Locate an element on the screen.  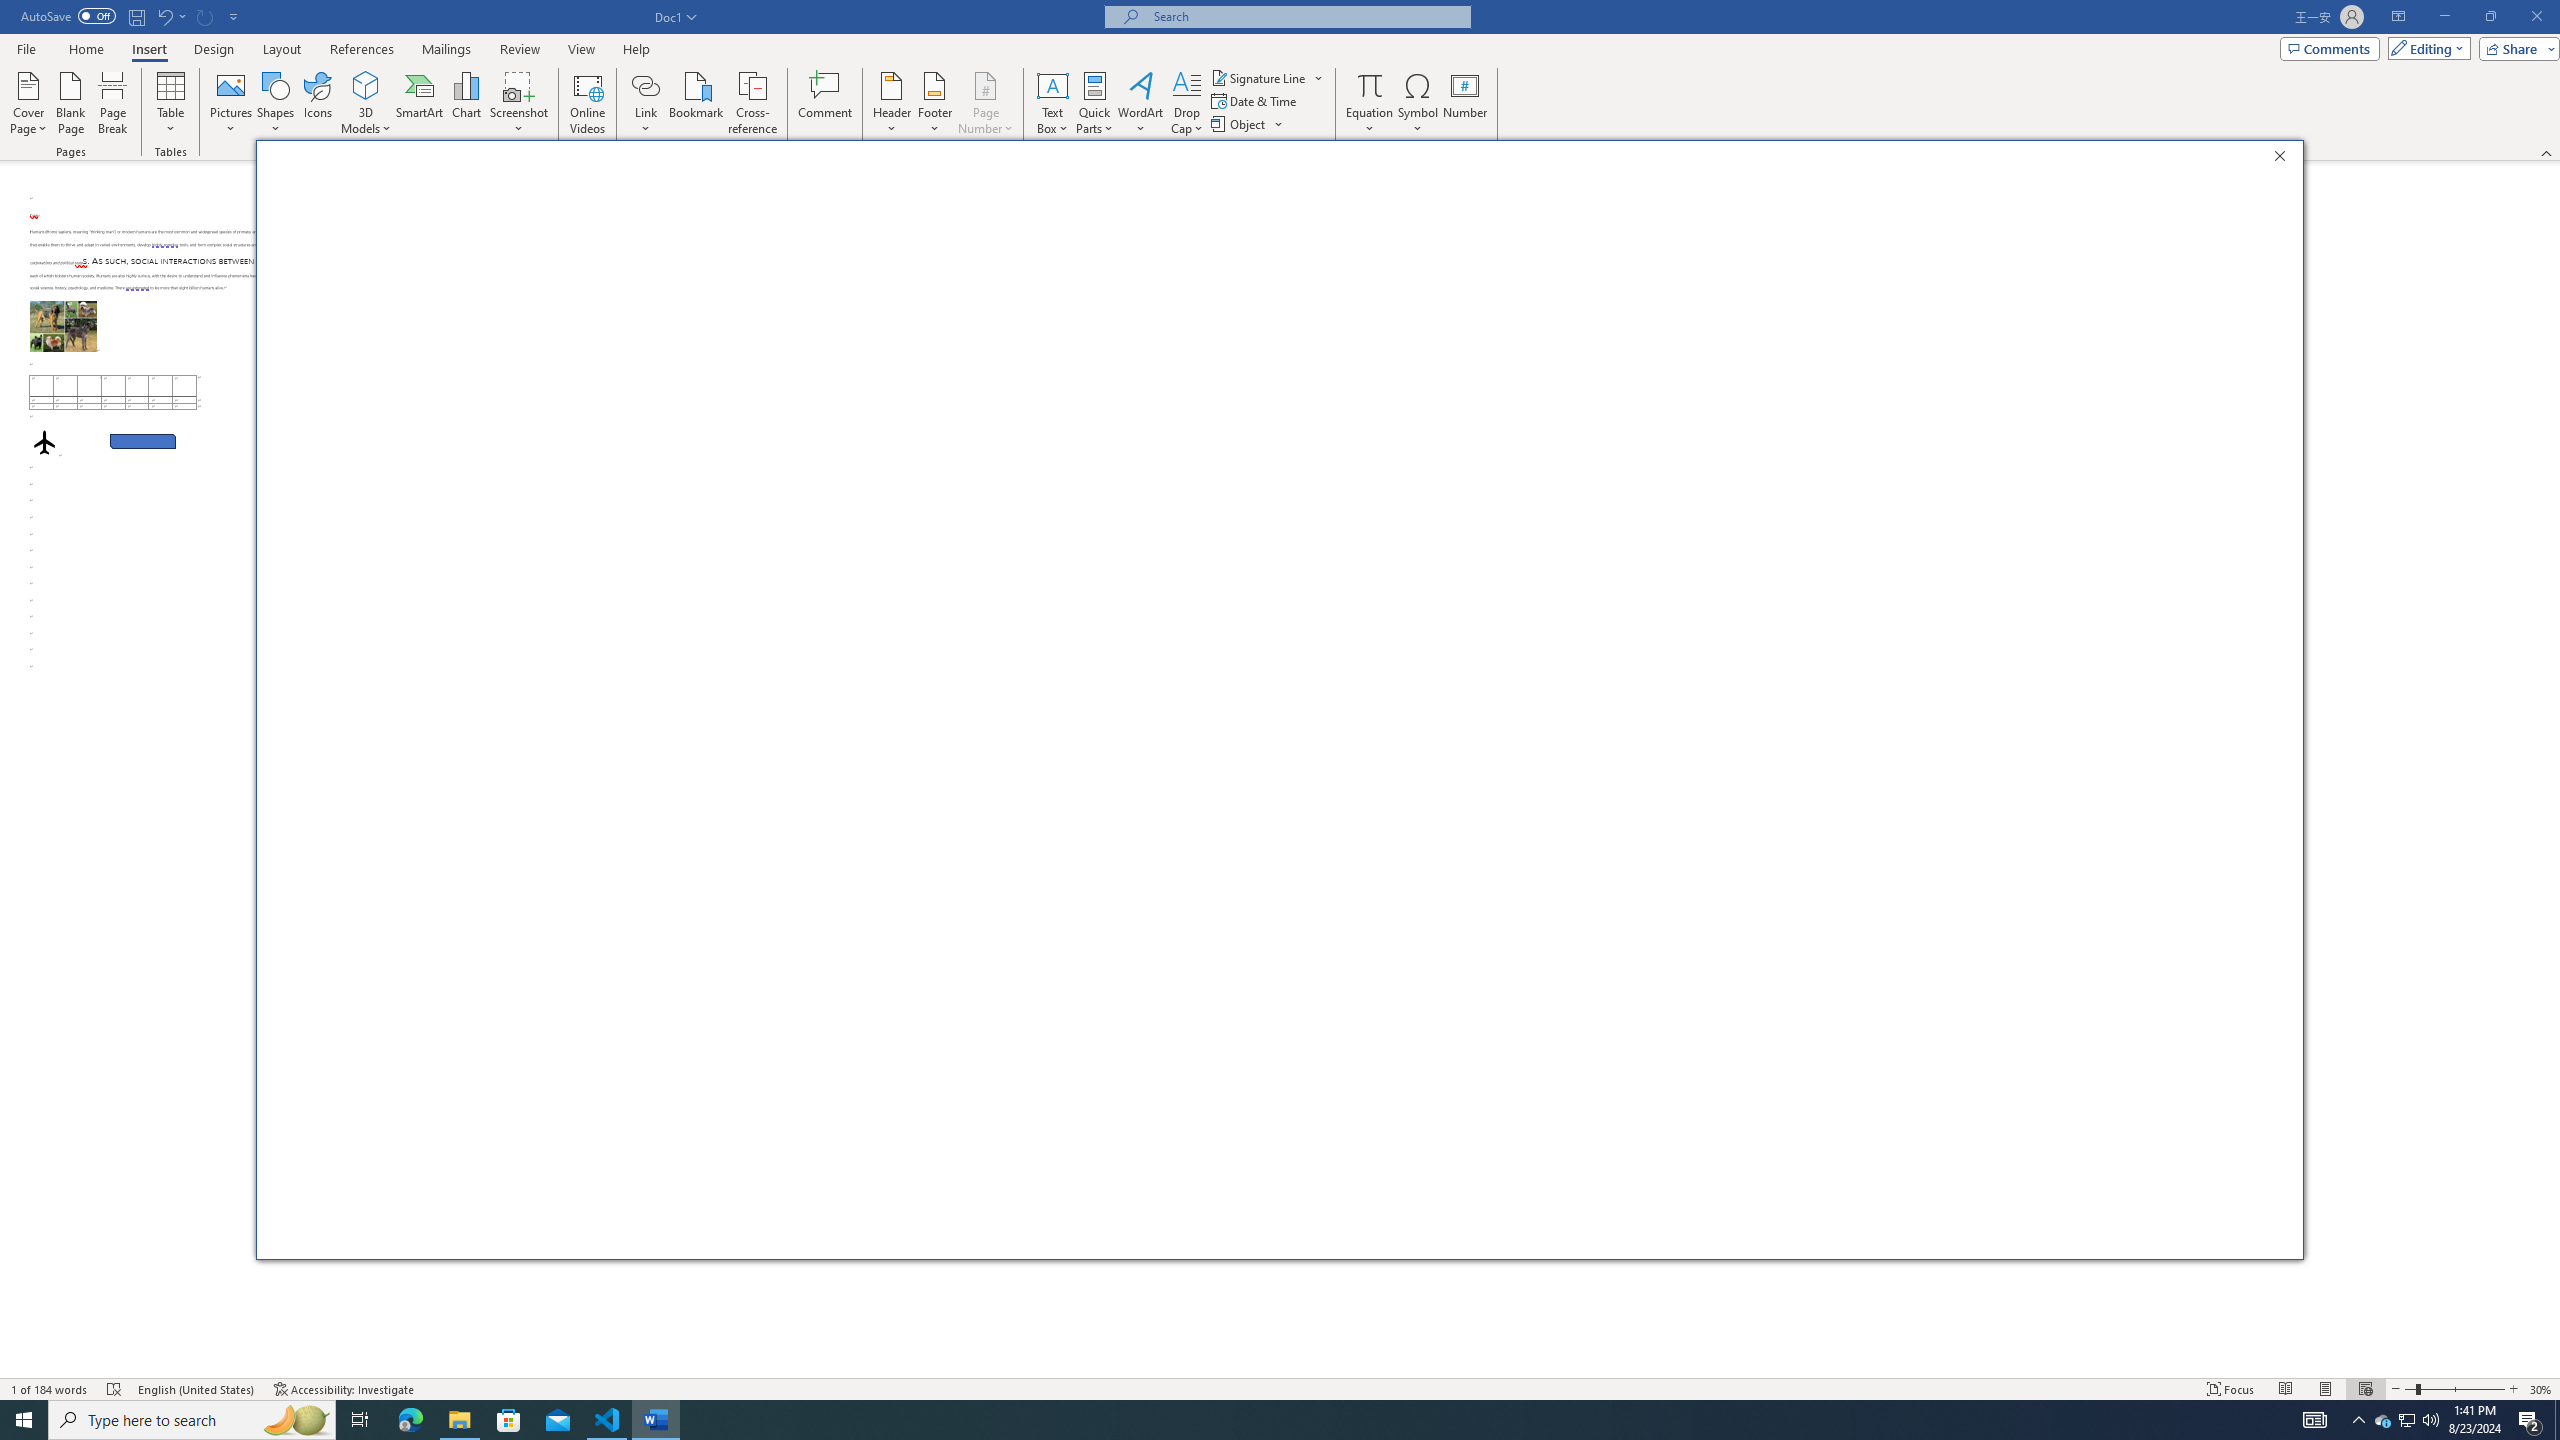
'Date & Time...' is located at coordinates (1255, 99).